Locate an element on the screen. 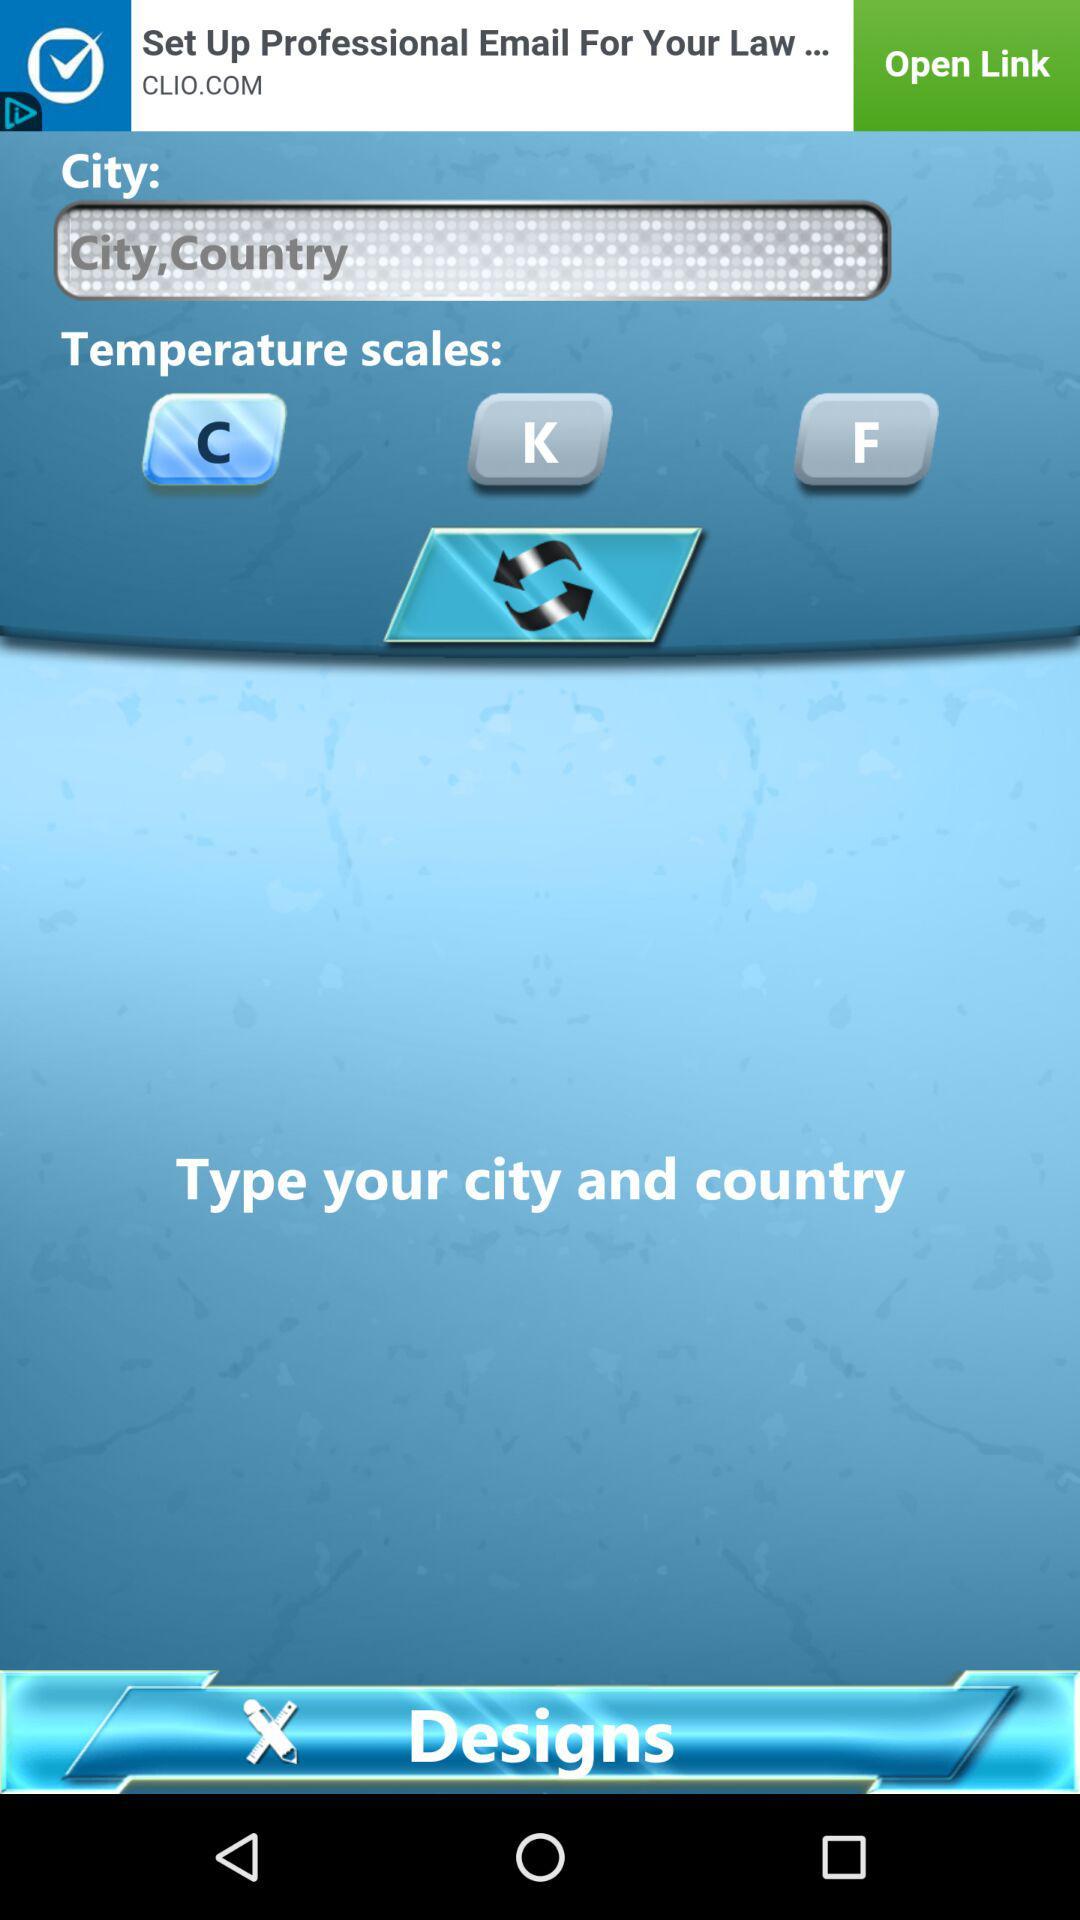  refresh icon is located at coordinates (540, 583).